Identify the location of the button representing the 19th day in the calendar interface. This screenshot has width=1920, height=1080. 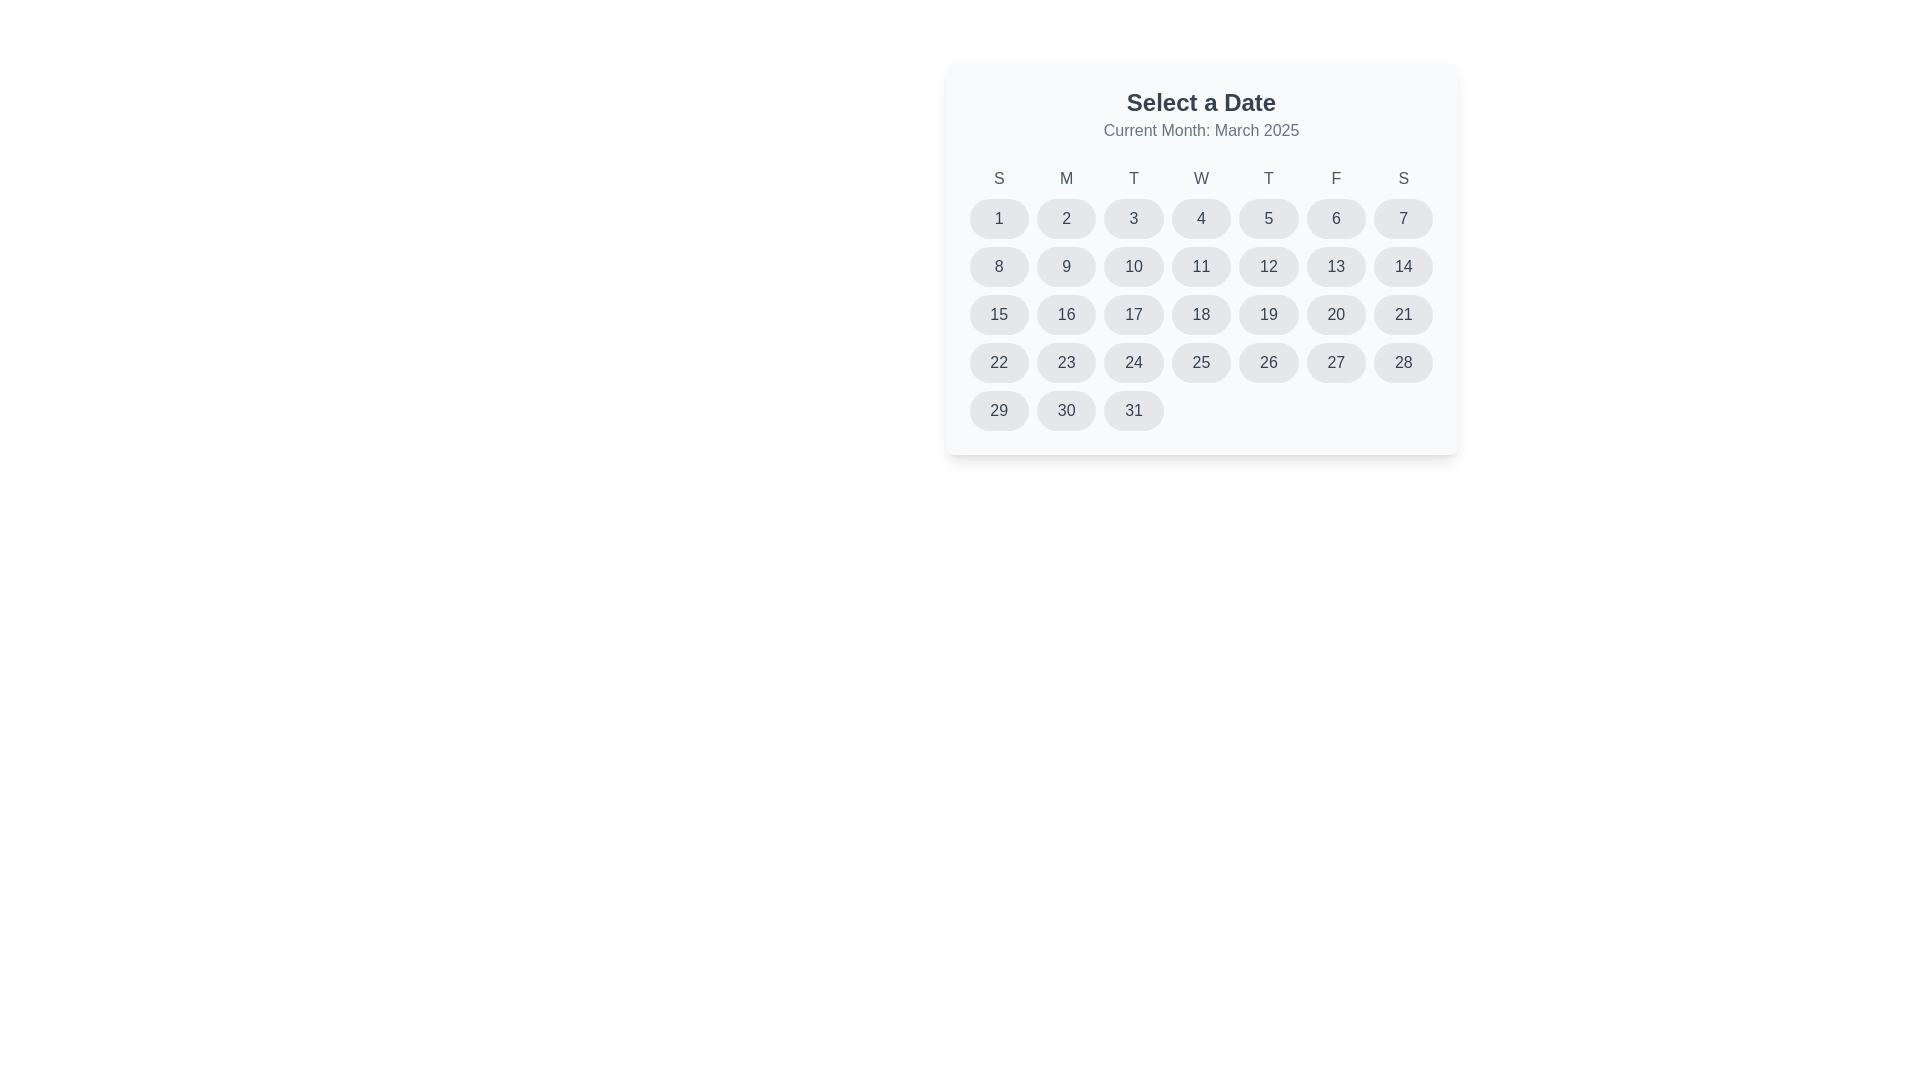
(1267, 315).